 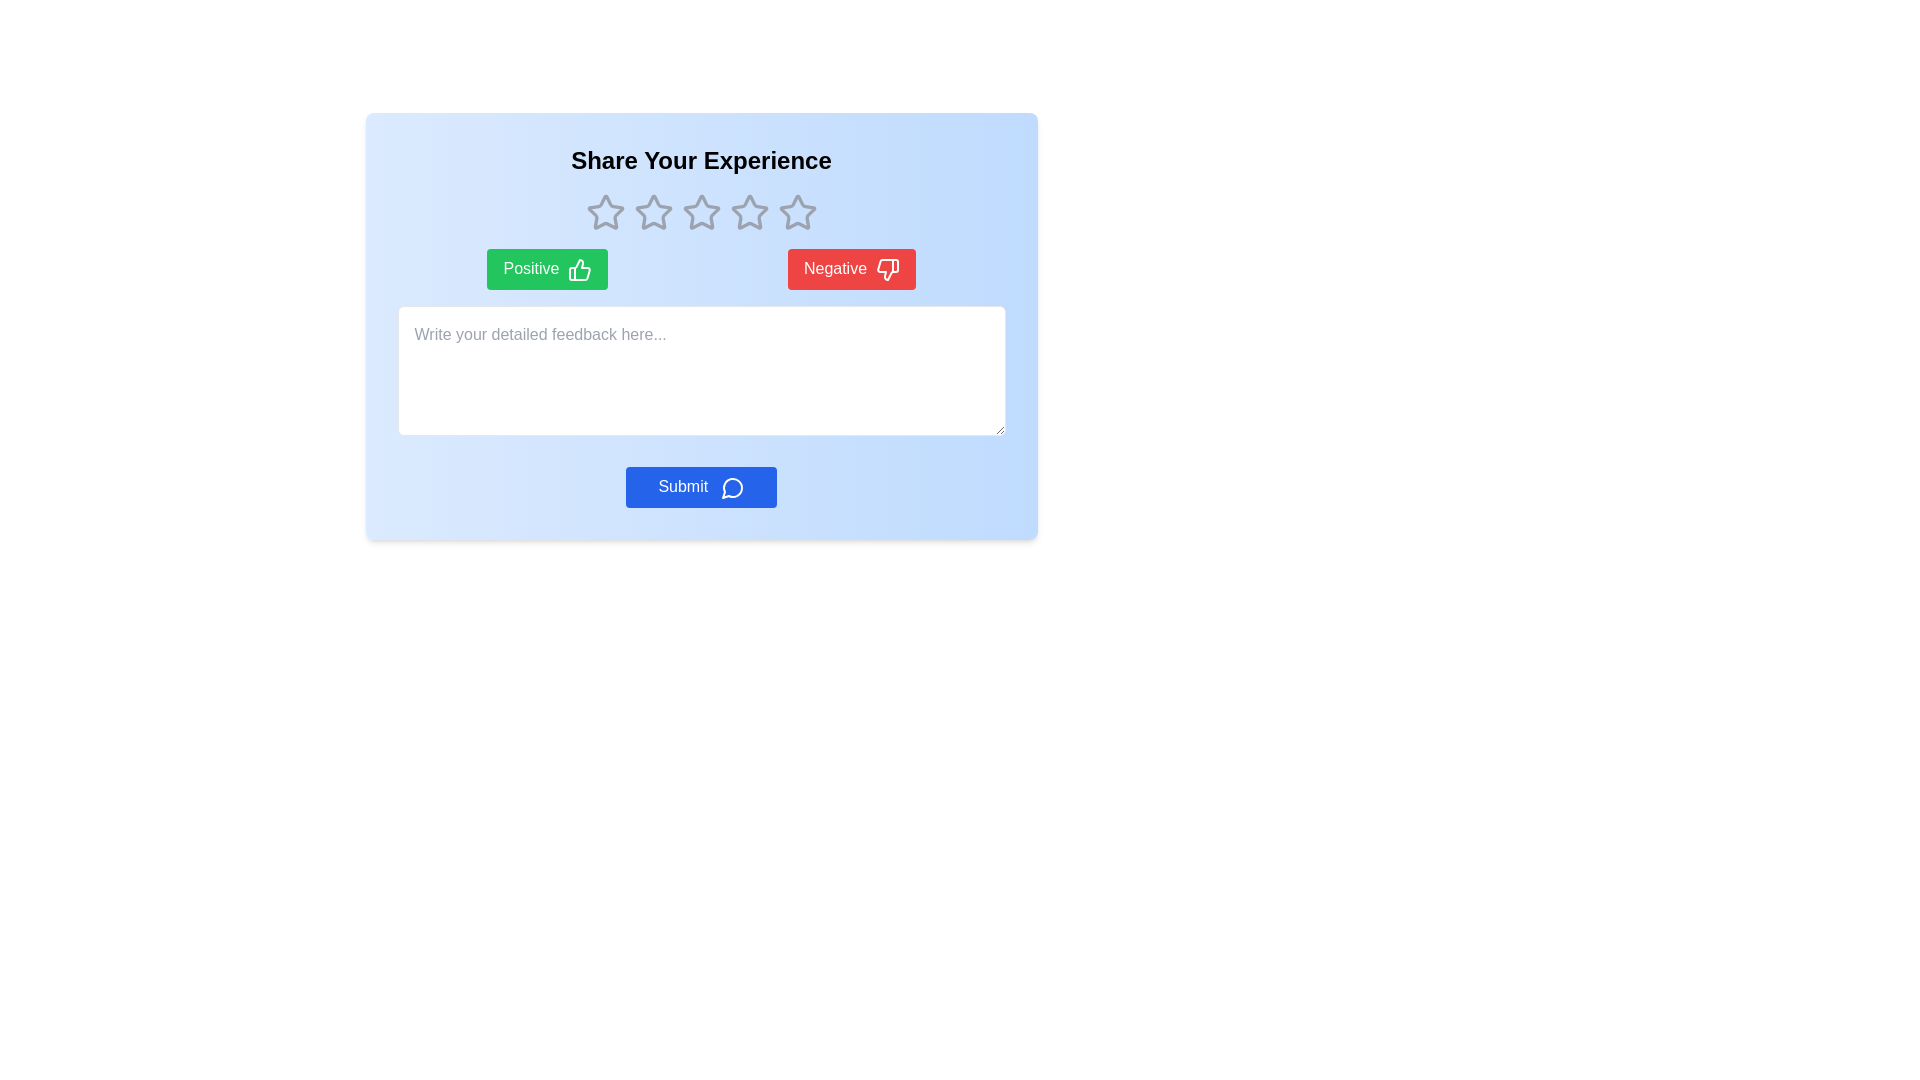 What do you see at coordinates (748, 212) in the screenshot?
I see `the sixth star in the star rating SVG icon` at bounding box center [748, 212].